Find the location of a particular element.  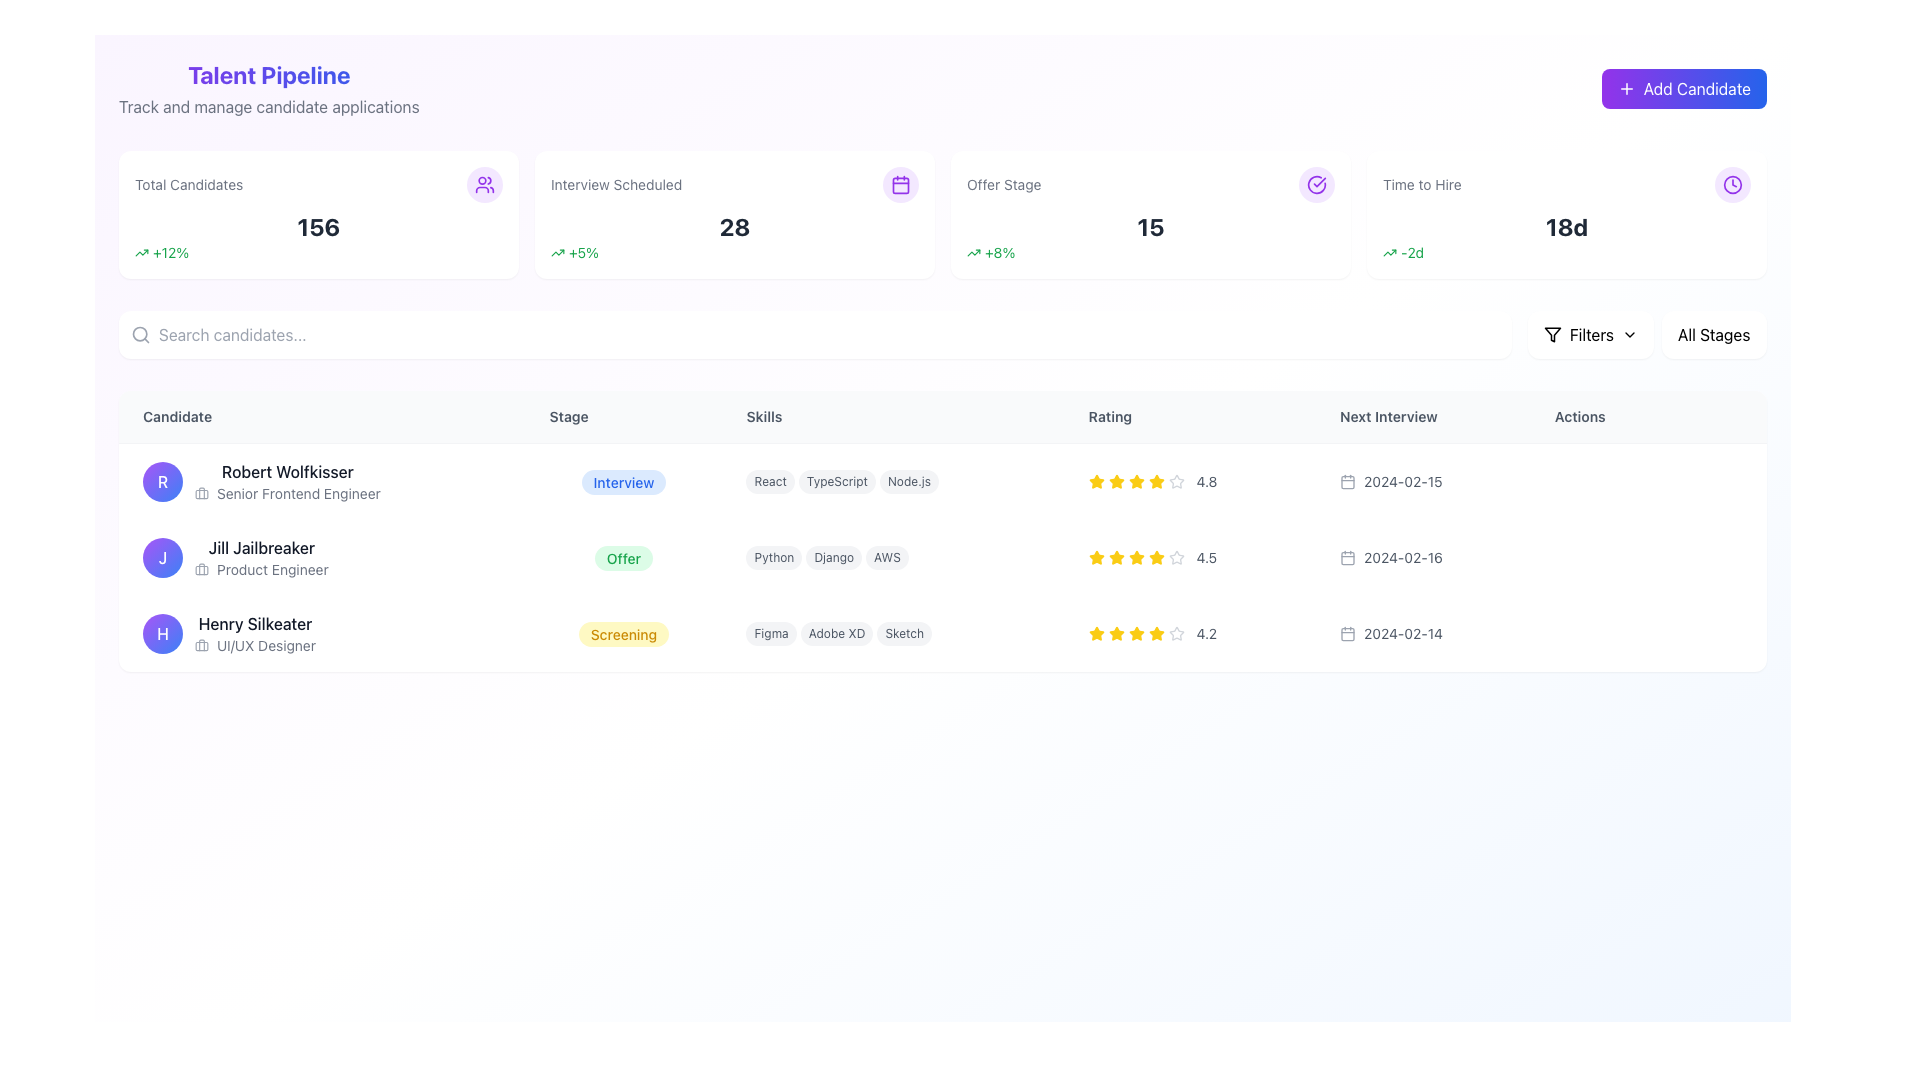

the calendar icon located in the 'Actions' column of the last row in the 'Talent Pipeline' table, next to the 'Next Interview' date for the entry 'Henry Silkeater' is located at coordinates (1348, 633).